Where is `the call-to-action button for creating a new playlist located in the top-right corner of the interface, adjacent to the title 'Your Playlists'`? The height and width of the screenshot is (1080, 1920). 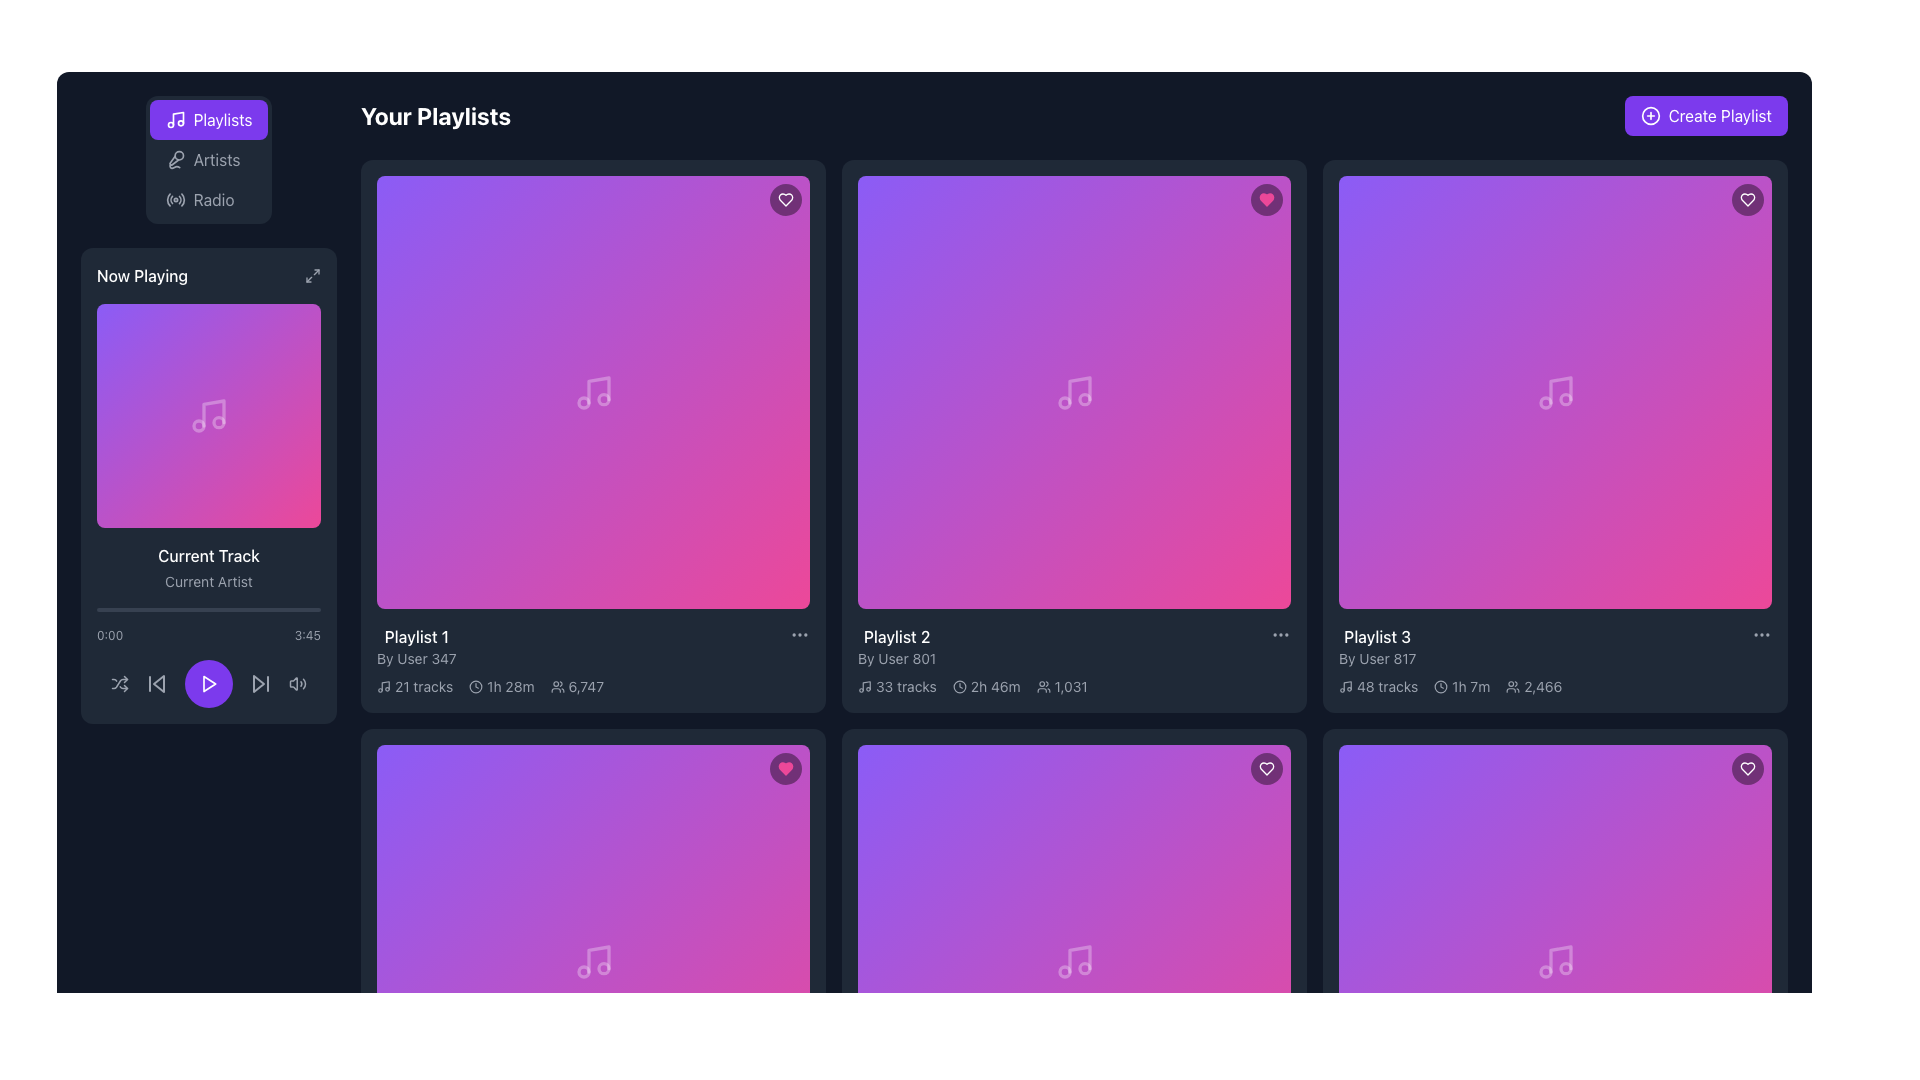 the call-to-action button for creating a new playlist located in the top-right corner of the interface, adjacent to the title 'Your Playlists' is located at coordinates (1705, 115).